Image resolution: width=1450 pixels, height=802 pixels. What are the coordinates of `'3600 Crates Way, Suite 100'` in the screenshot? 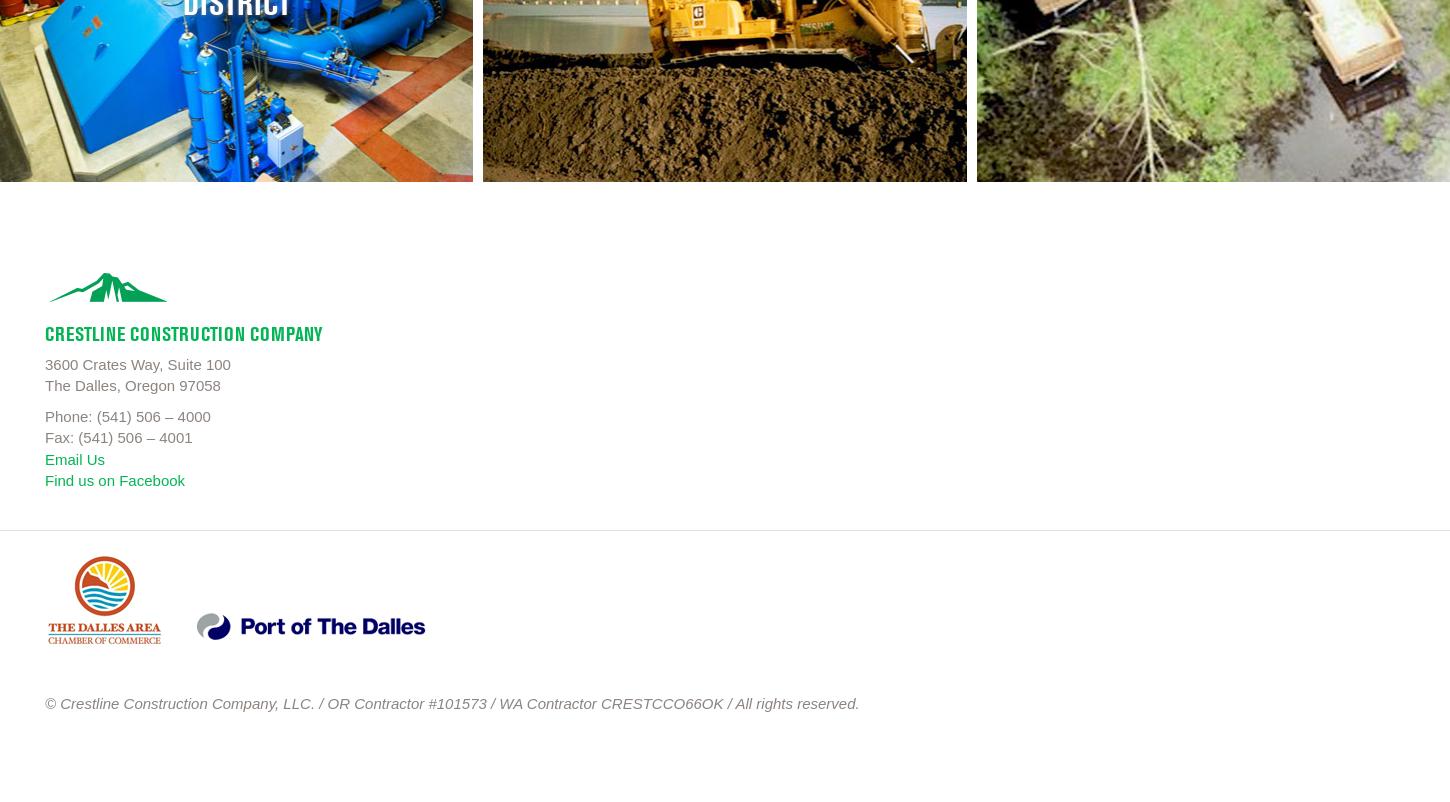 It's located at (136, 362).